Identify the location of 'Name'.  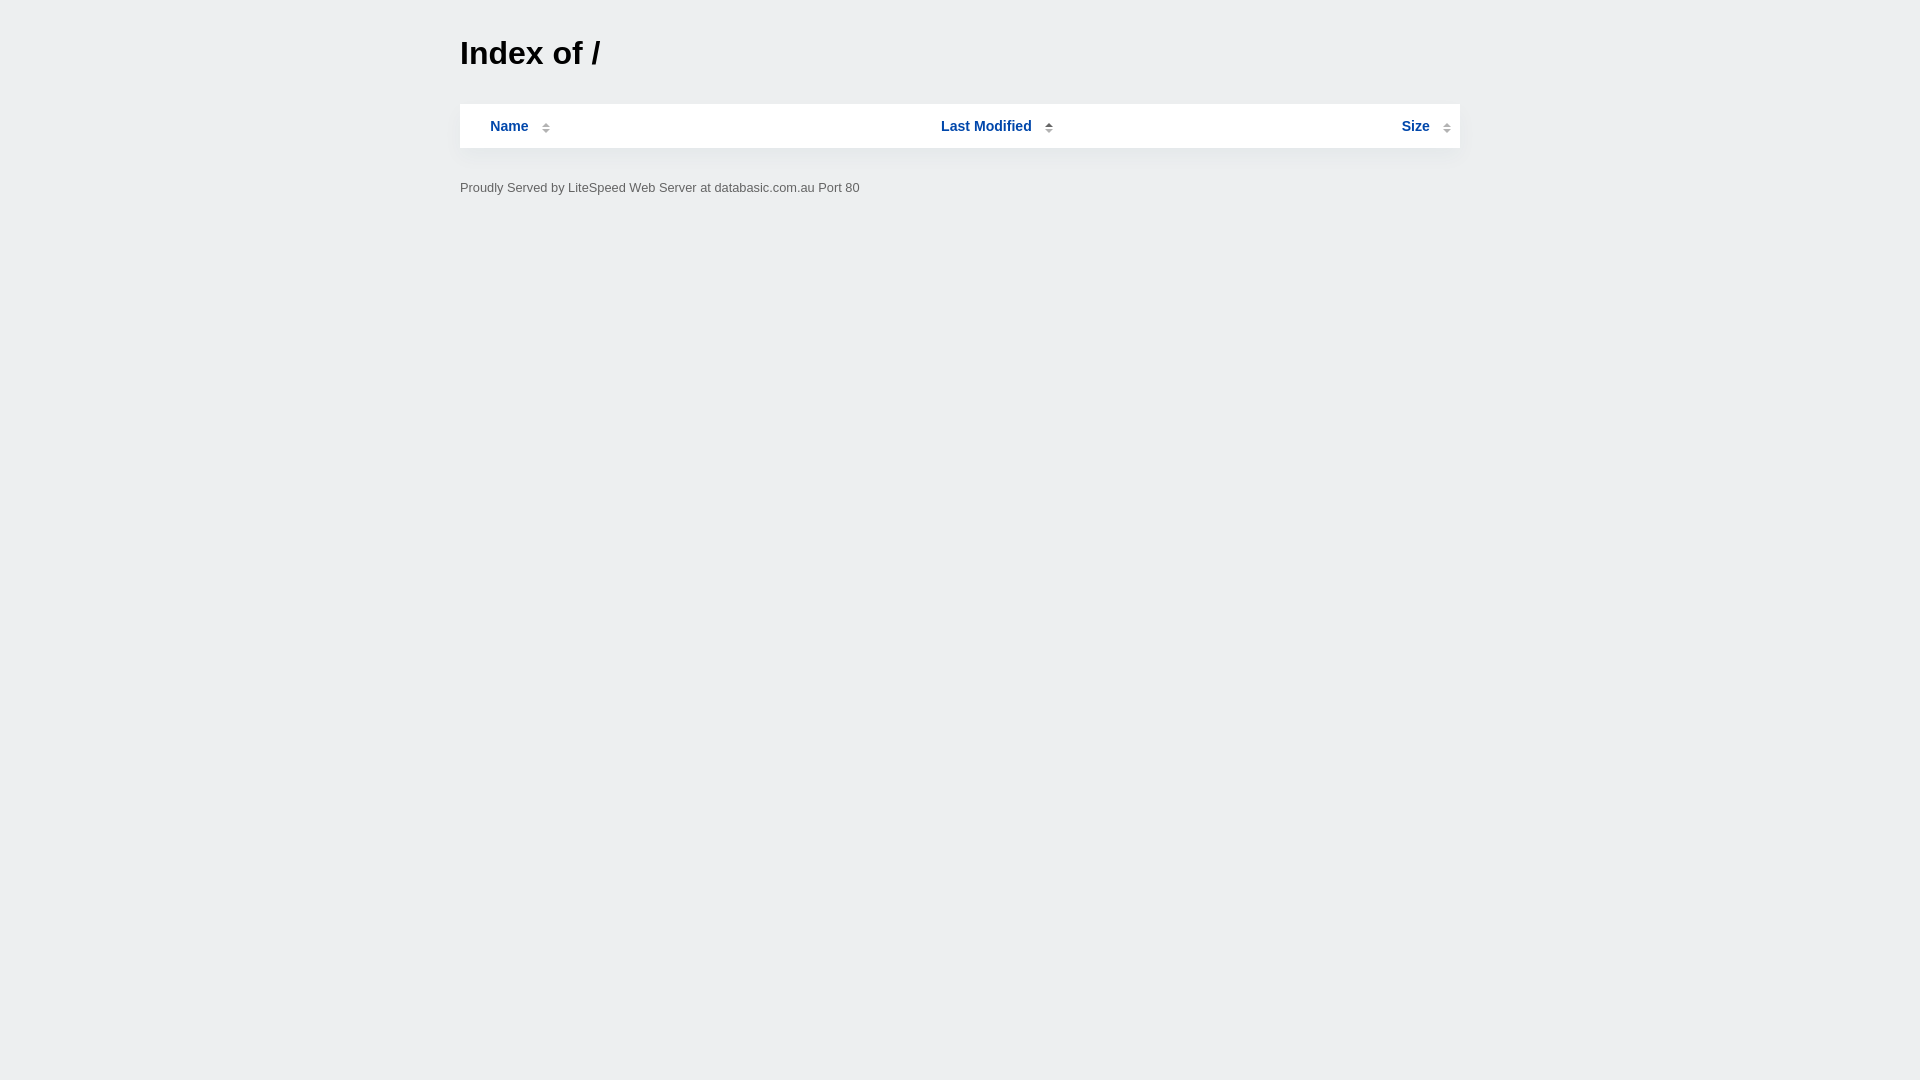
(468, 126).